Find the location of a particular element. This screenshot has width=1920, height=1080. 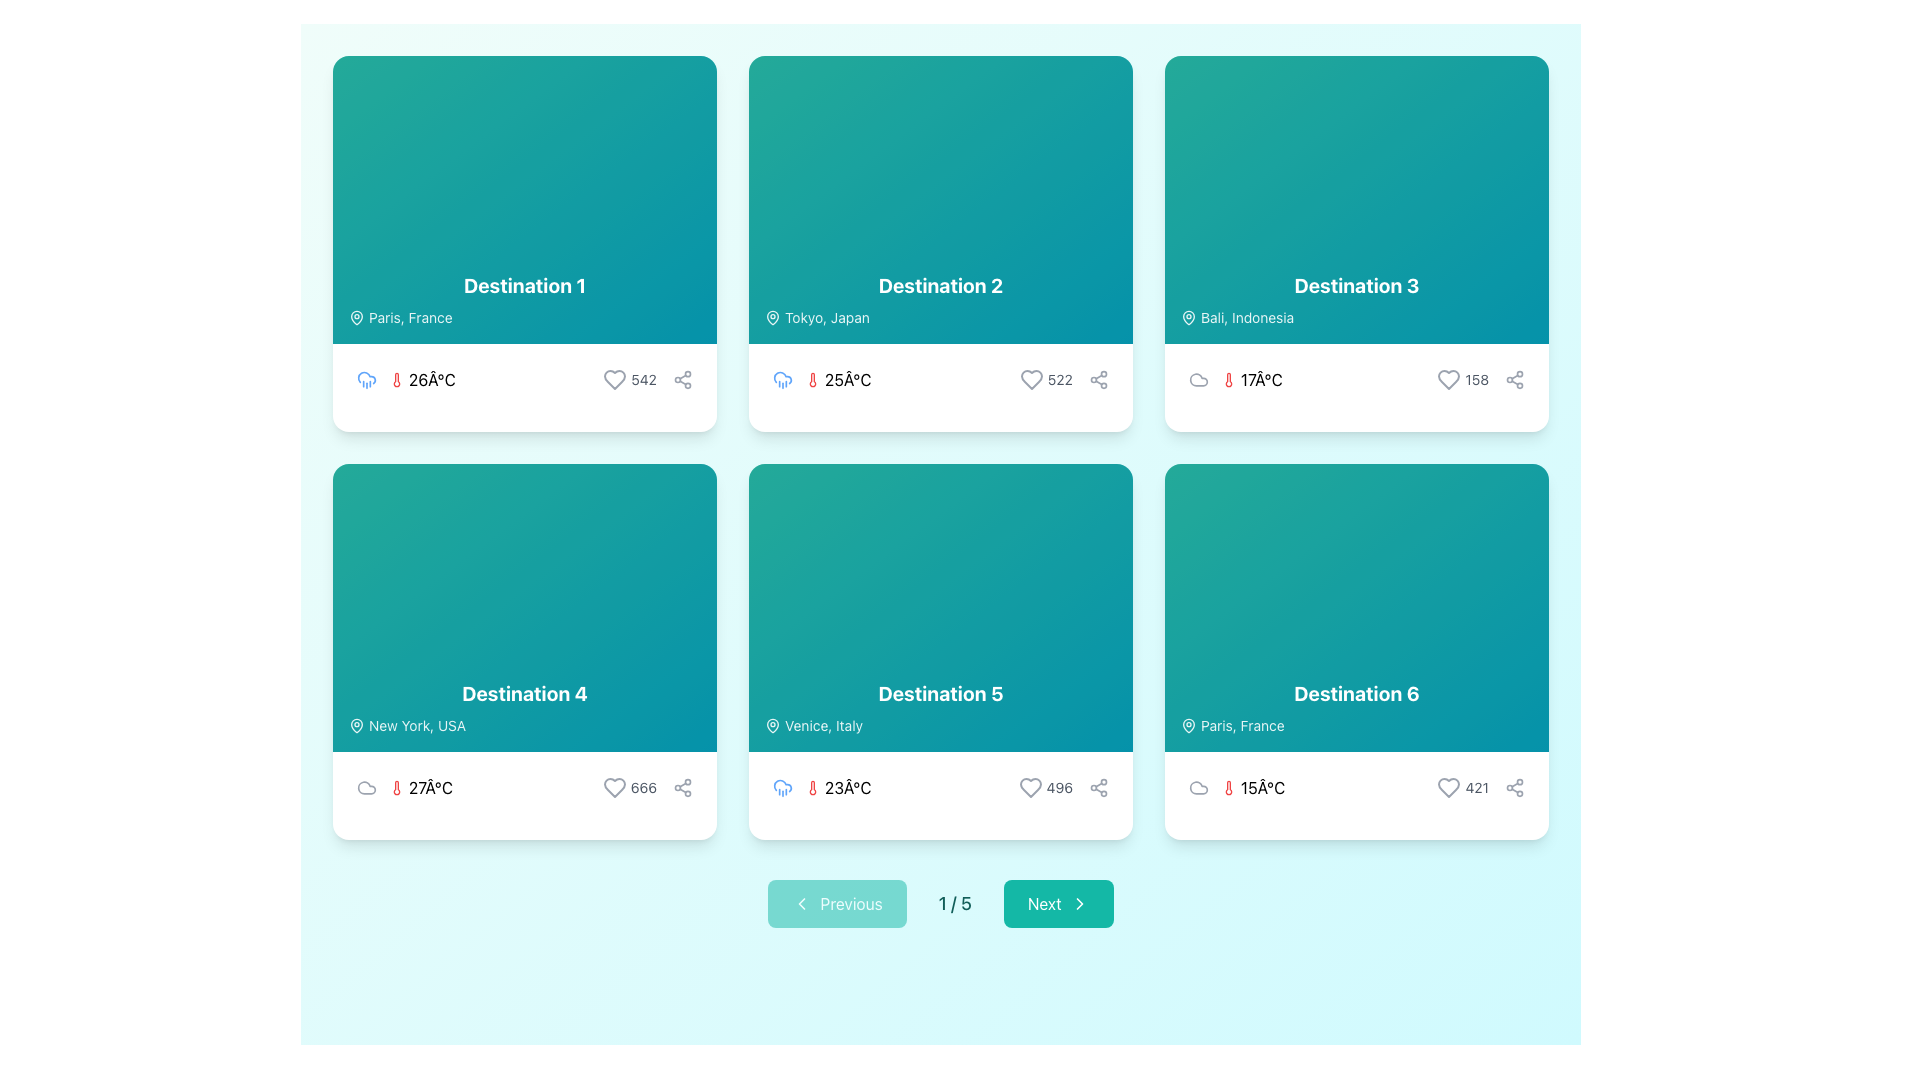

the informative display component that provides weather information and temperature for 'Destination 4', located at the bottom area of the card is located at coordinates (524, 786).